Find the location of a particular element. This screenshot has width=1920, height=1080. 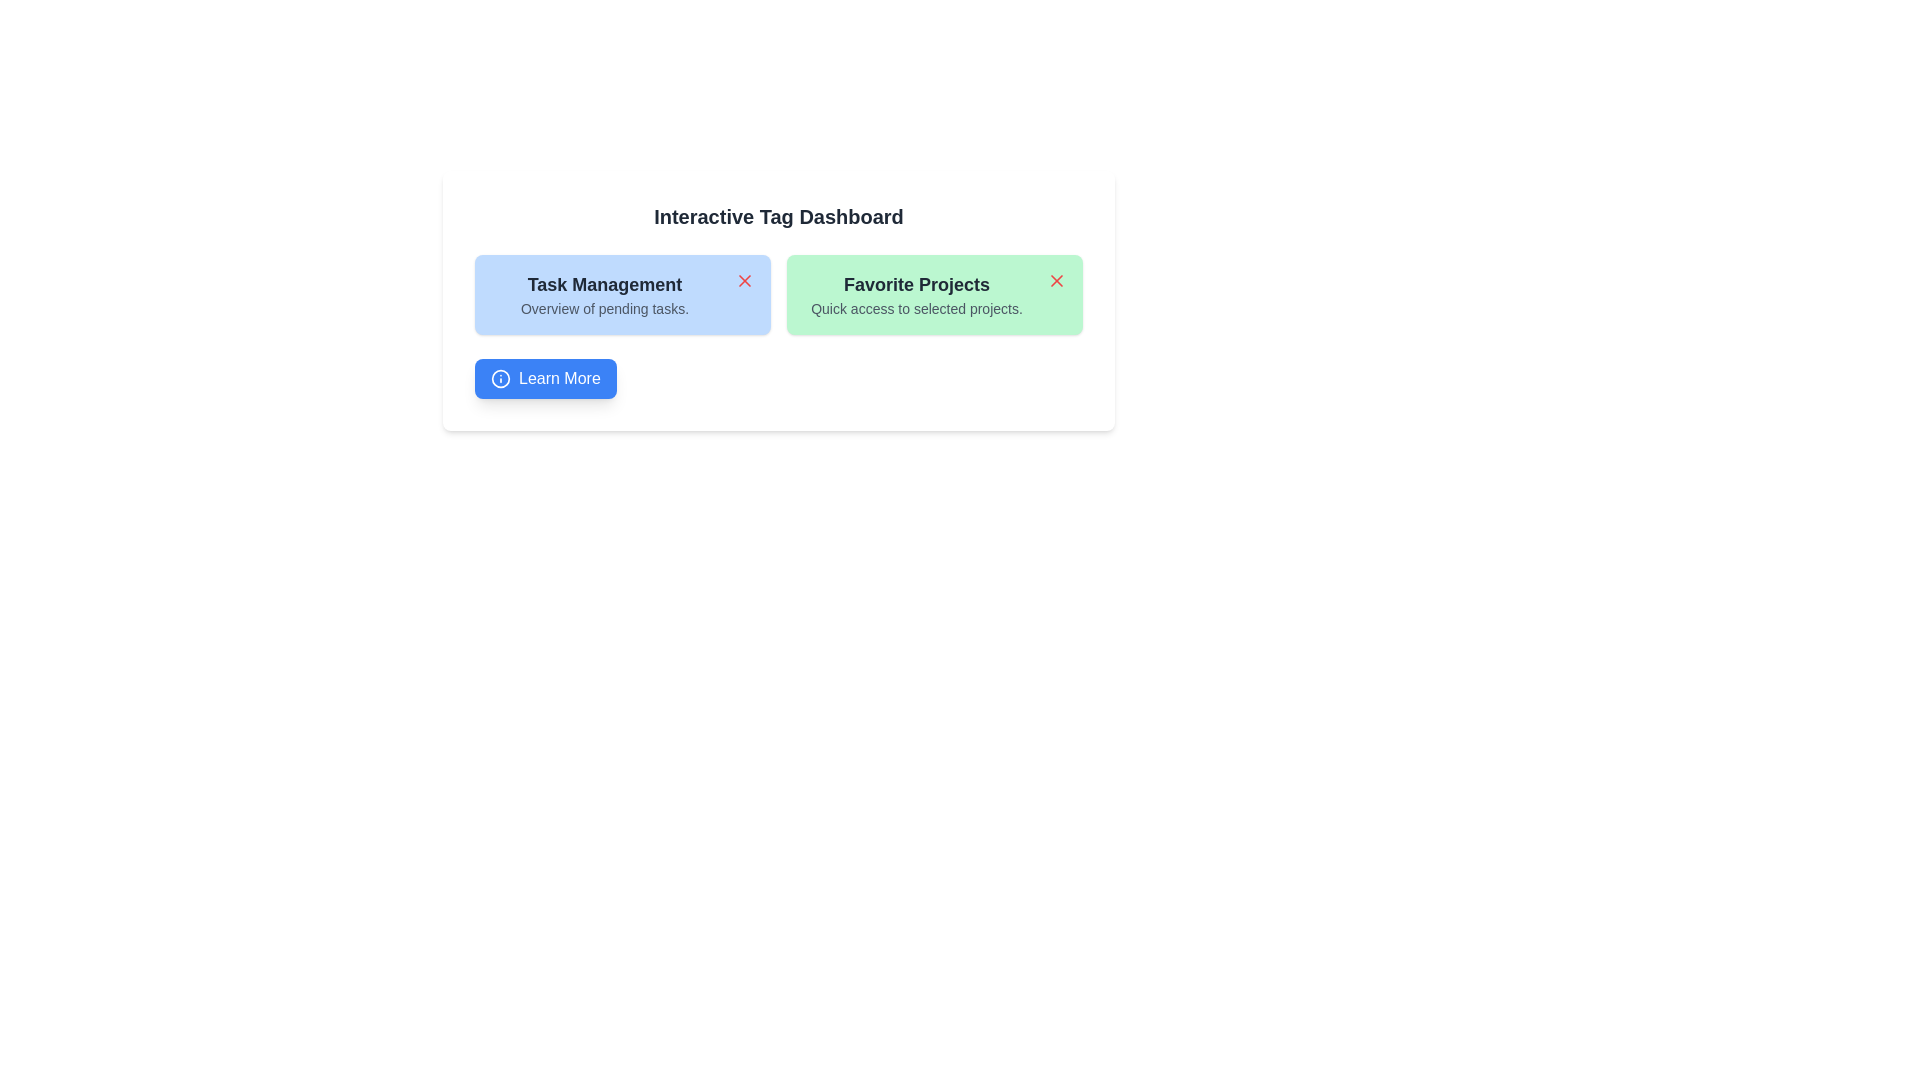

the 'Learn More' button with a blue background and white text located below the 'Task Management' section of the 'Interactive Tag Dashboard' is located at coordinates (545, 378).